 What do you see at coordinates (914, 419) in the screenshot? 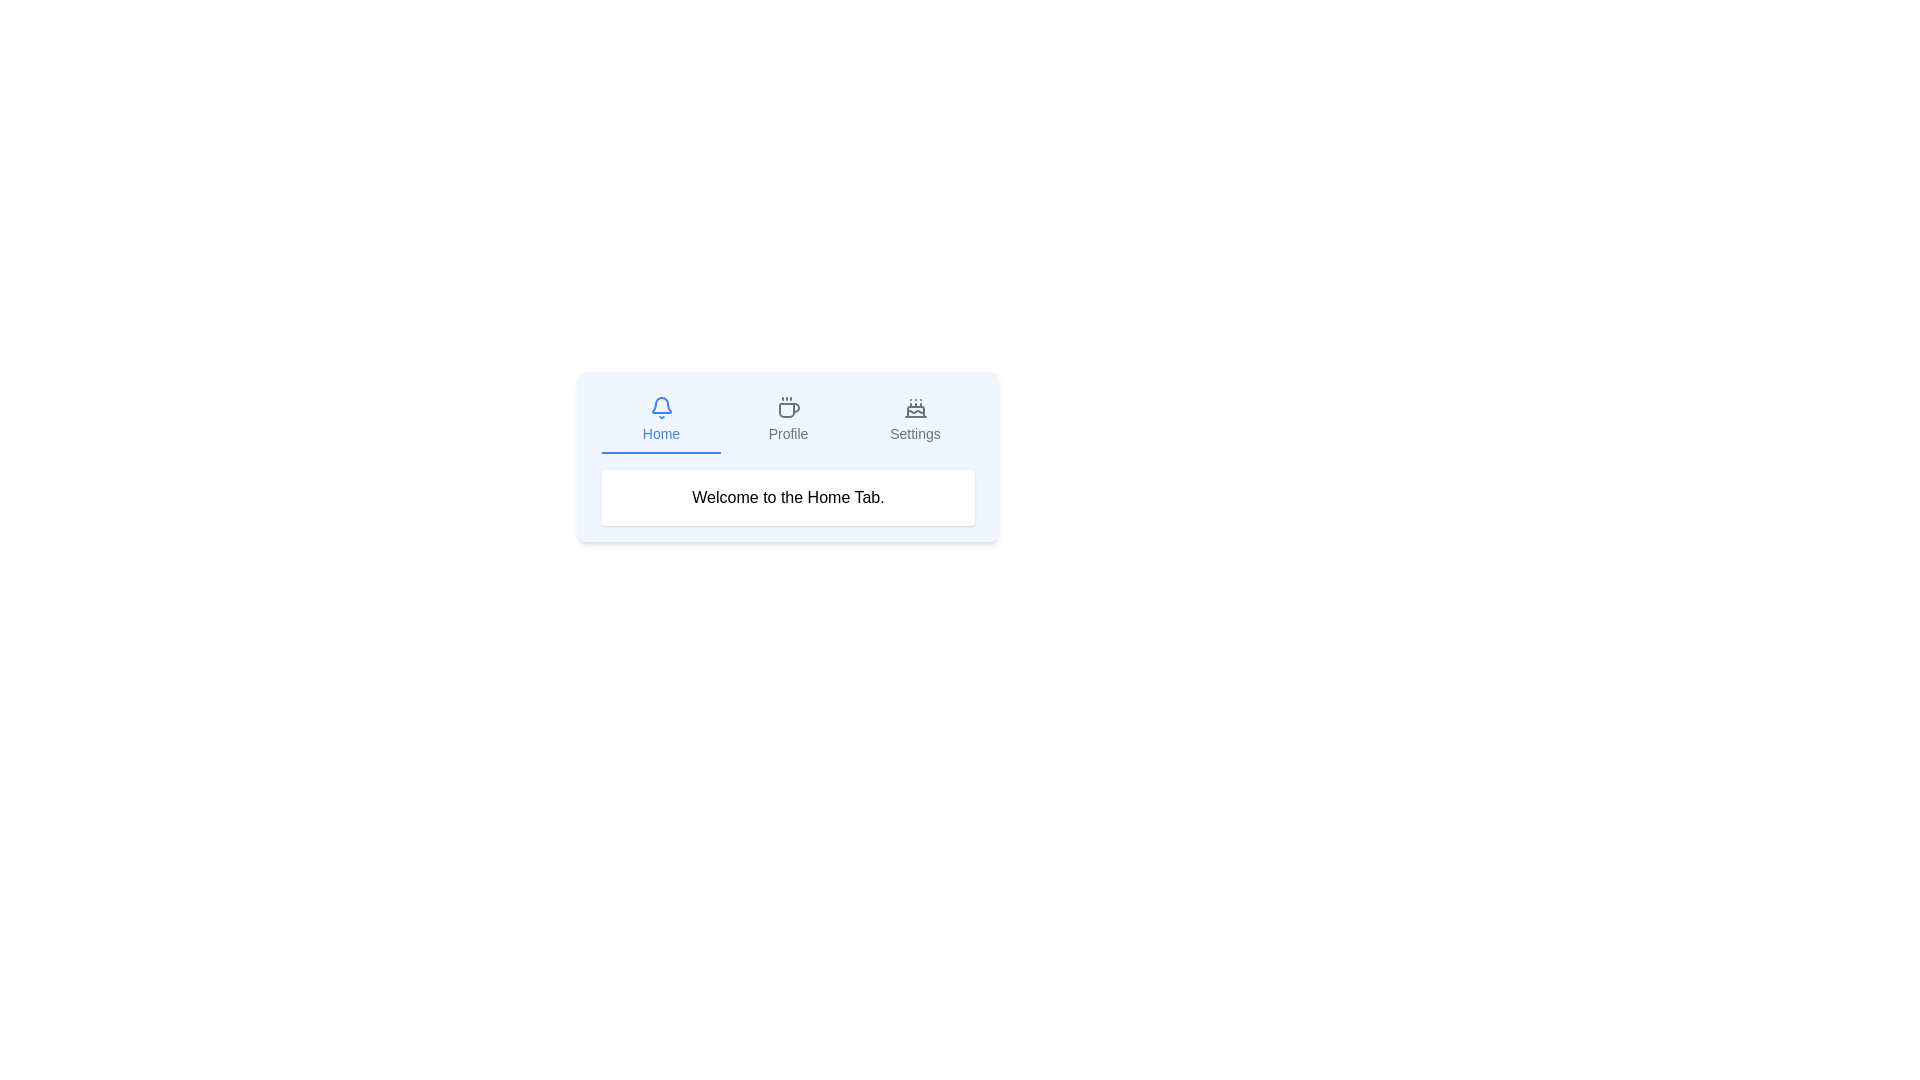
I see `the Settings tab by clicking on its button` at bounding box center [914, 419].